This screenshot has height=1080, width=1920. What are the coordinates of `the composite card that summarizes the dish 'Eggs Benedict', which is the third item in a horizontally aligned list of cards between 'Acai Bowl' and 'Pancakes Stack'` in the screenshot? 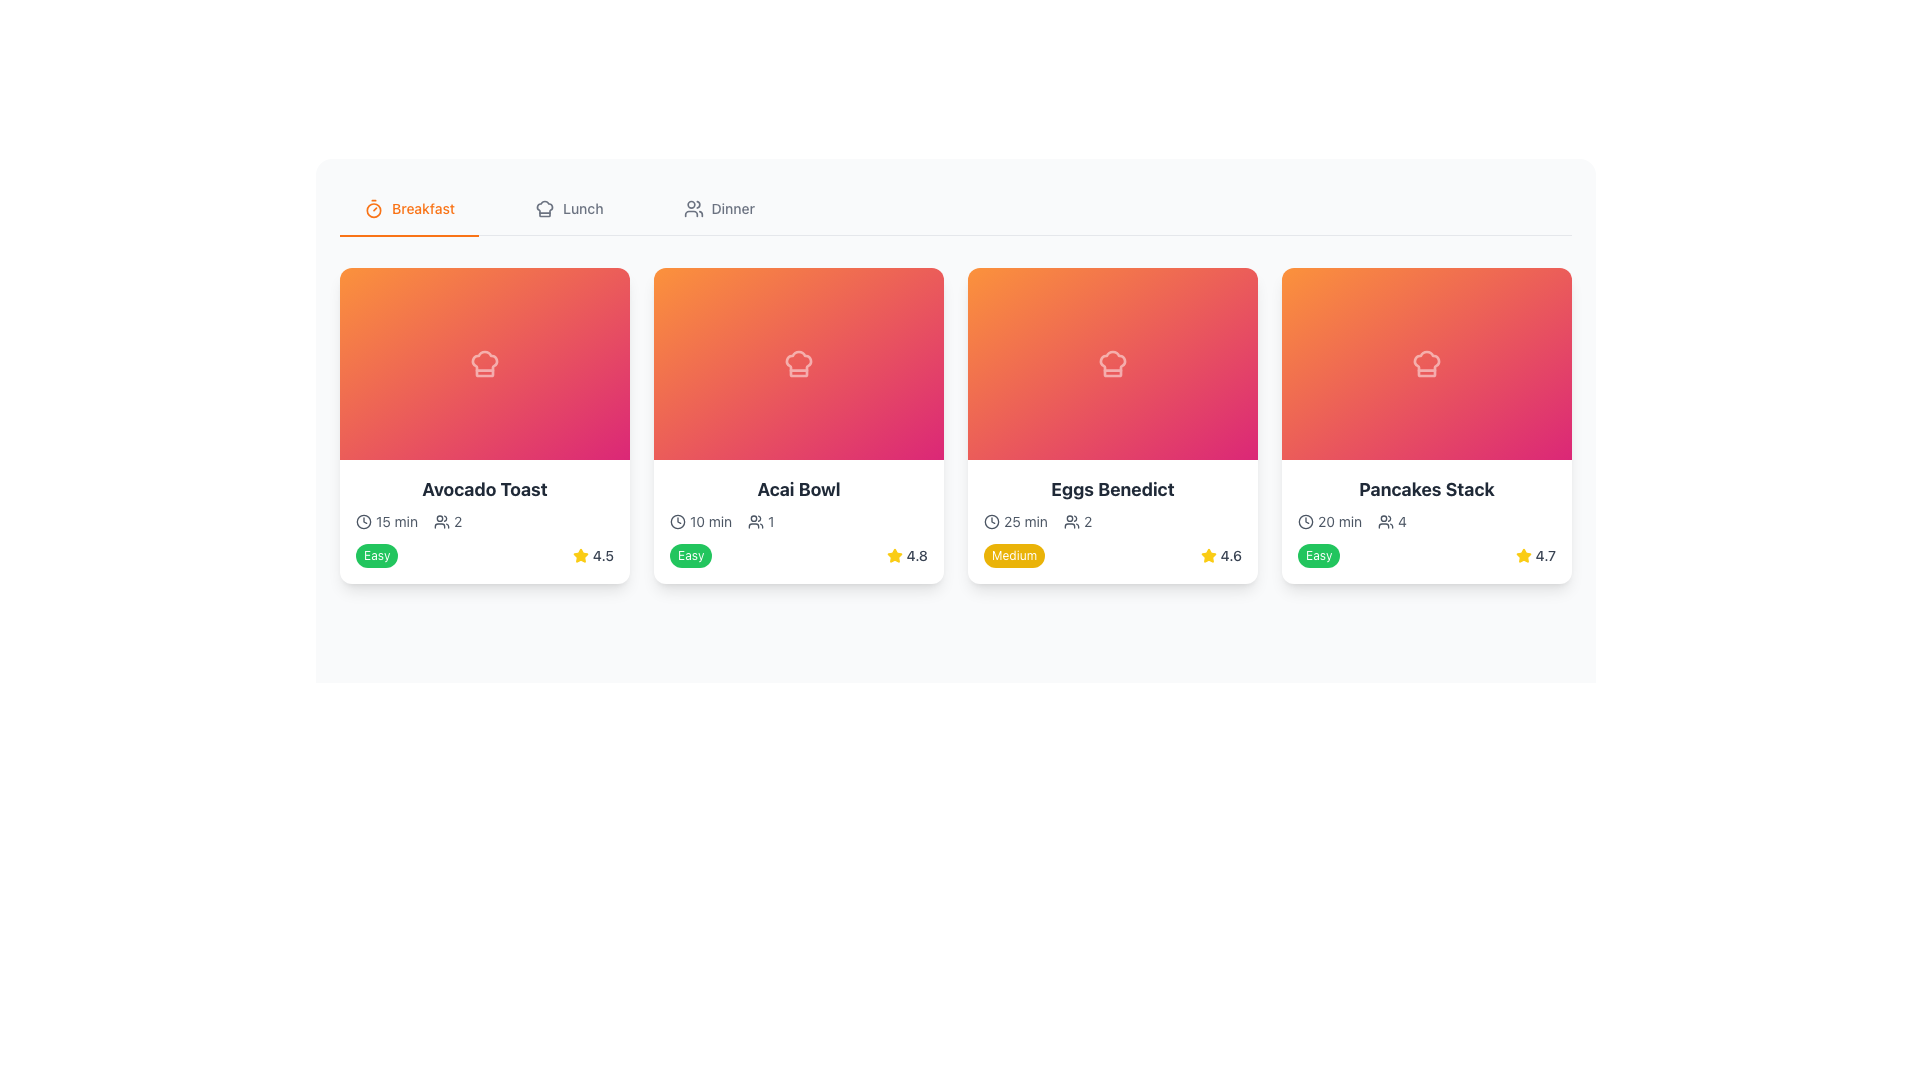 It's located at (1112, 520).